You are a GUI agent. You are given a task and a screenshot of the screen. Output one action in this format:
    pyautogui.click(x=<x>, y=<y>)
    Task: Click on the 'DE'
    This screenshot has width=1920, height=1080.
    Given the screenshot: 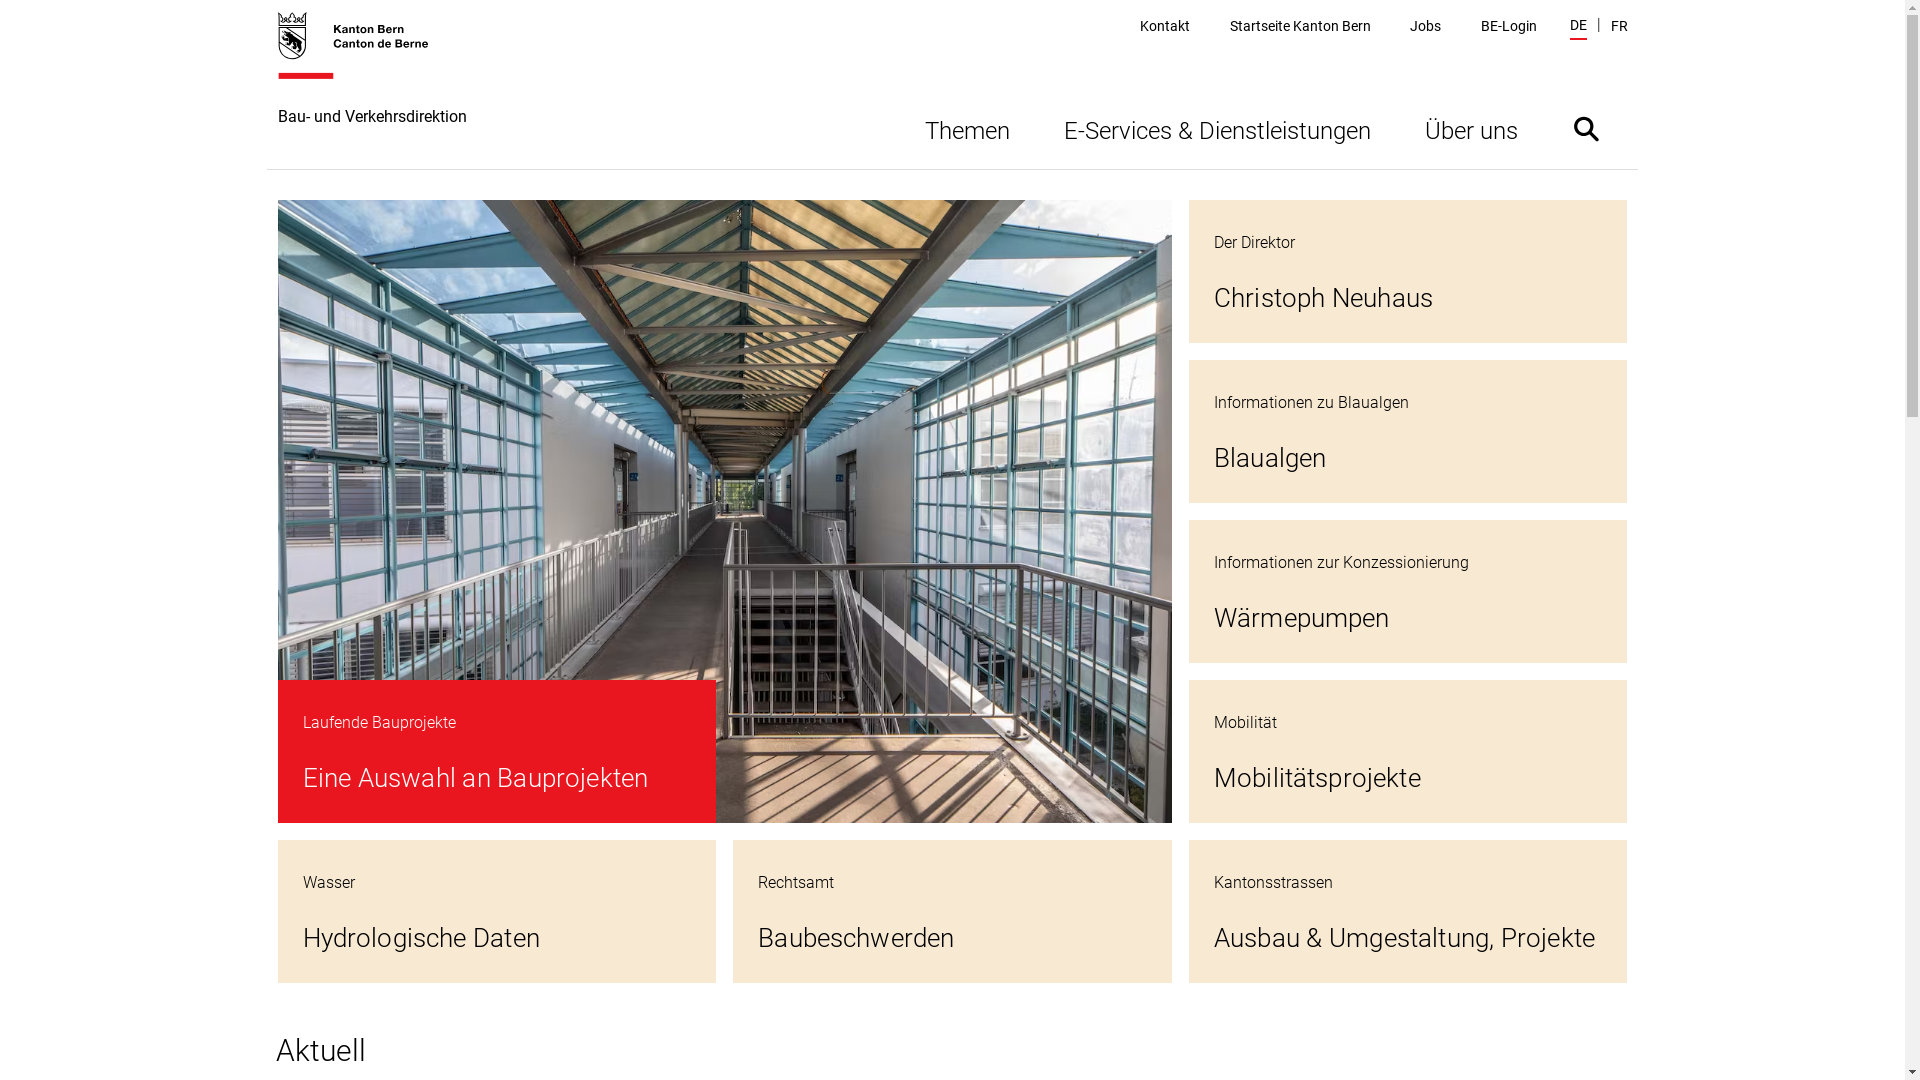 What is the action you would take?
    pyautogui.click(x=1577, y=27)
    